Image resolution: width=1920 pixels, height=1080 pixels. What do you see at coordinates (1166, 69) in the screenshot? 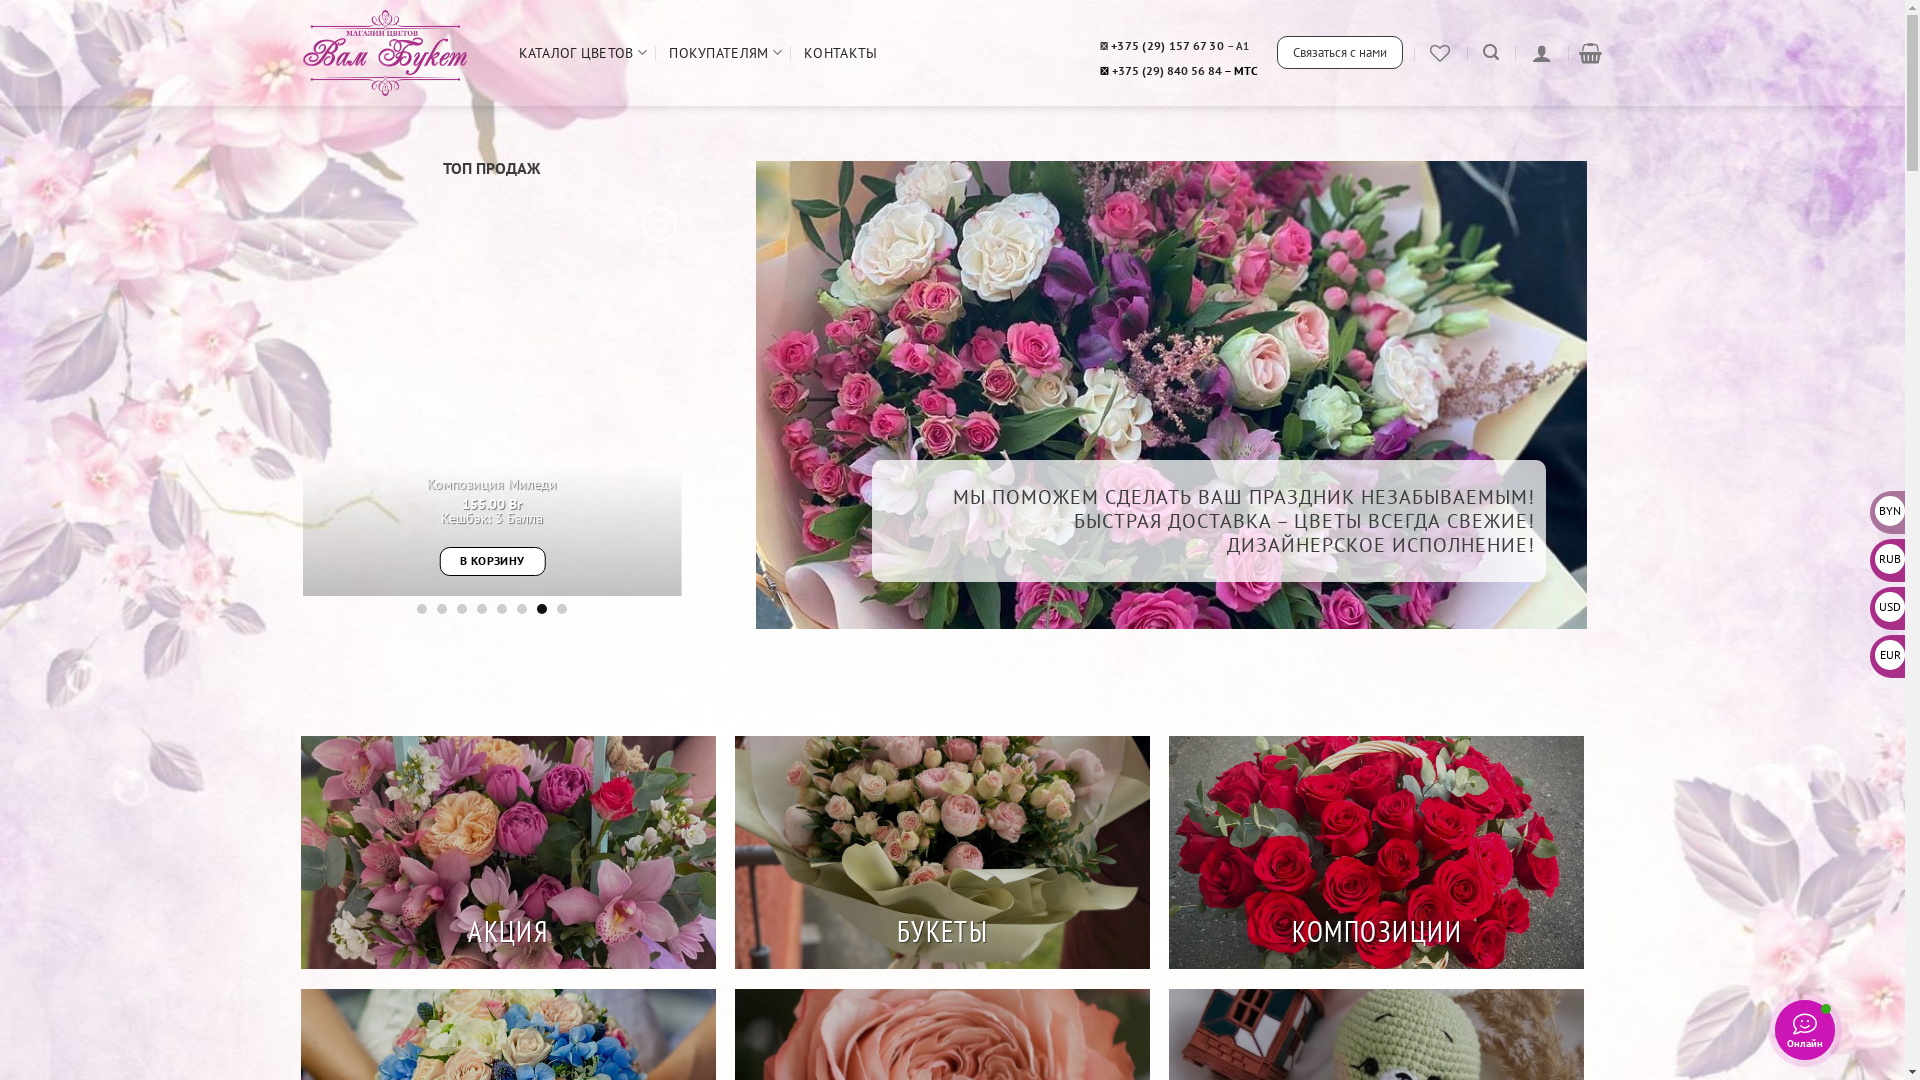
I see `'+375 (29) 840 56 84'` at bounding box center [1166, 69].